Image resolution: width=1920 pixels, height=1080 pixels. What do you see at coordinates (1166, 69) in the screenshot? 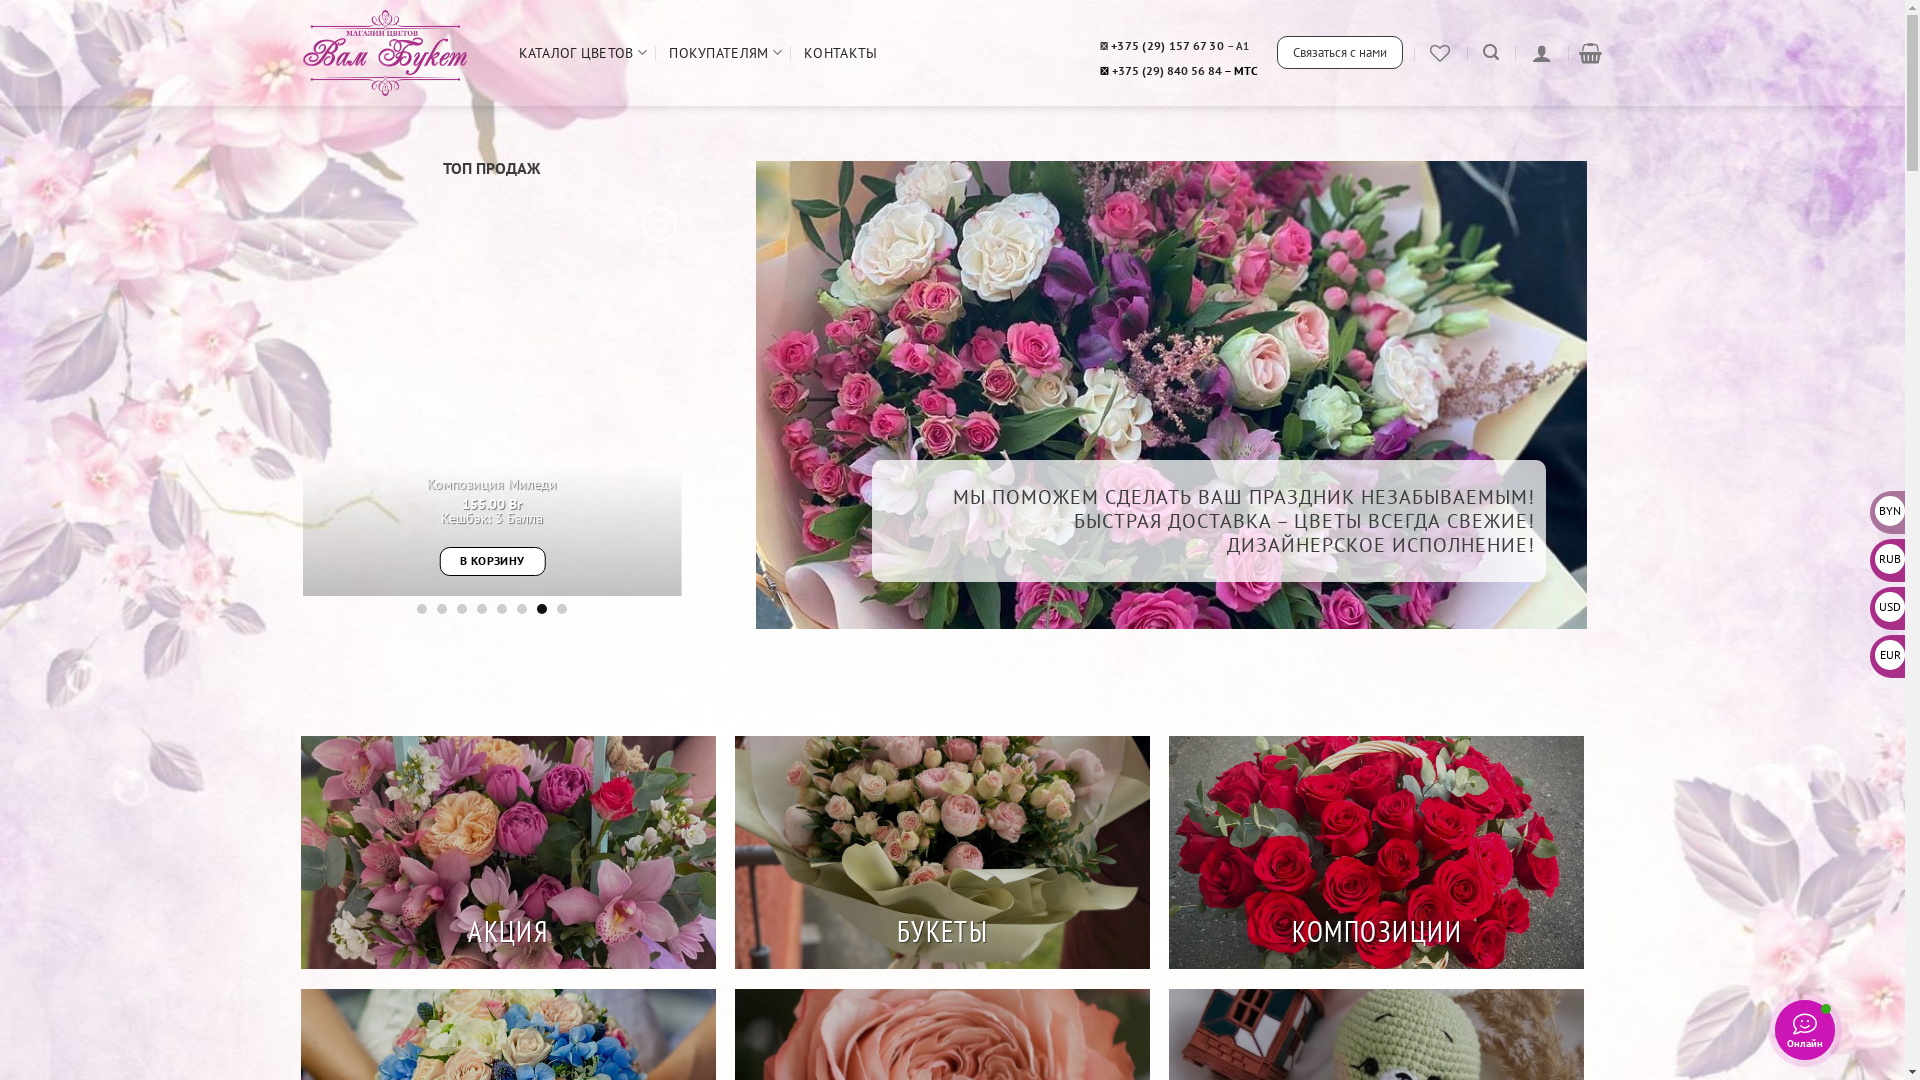
I see `'+375 (29) 840 56 84'` at bounding box center [1166, 69].